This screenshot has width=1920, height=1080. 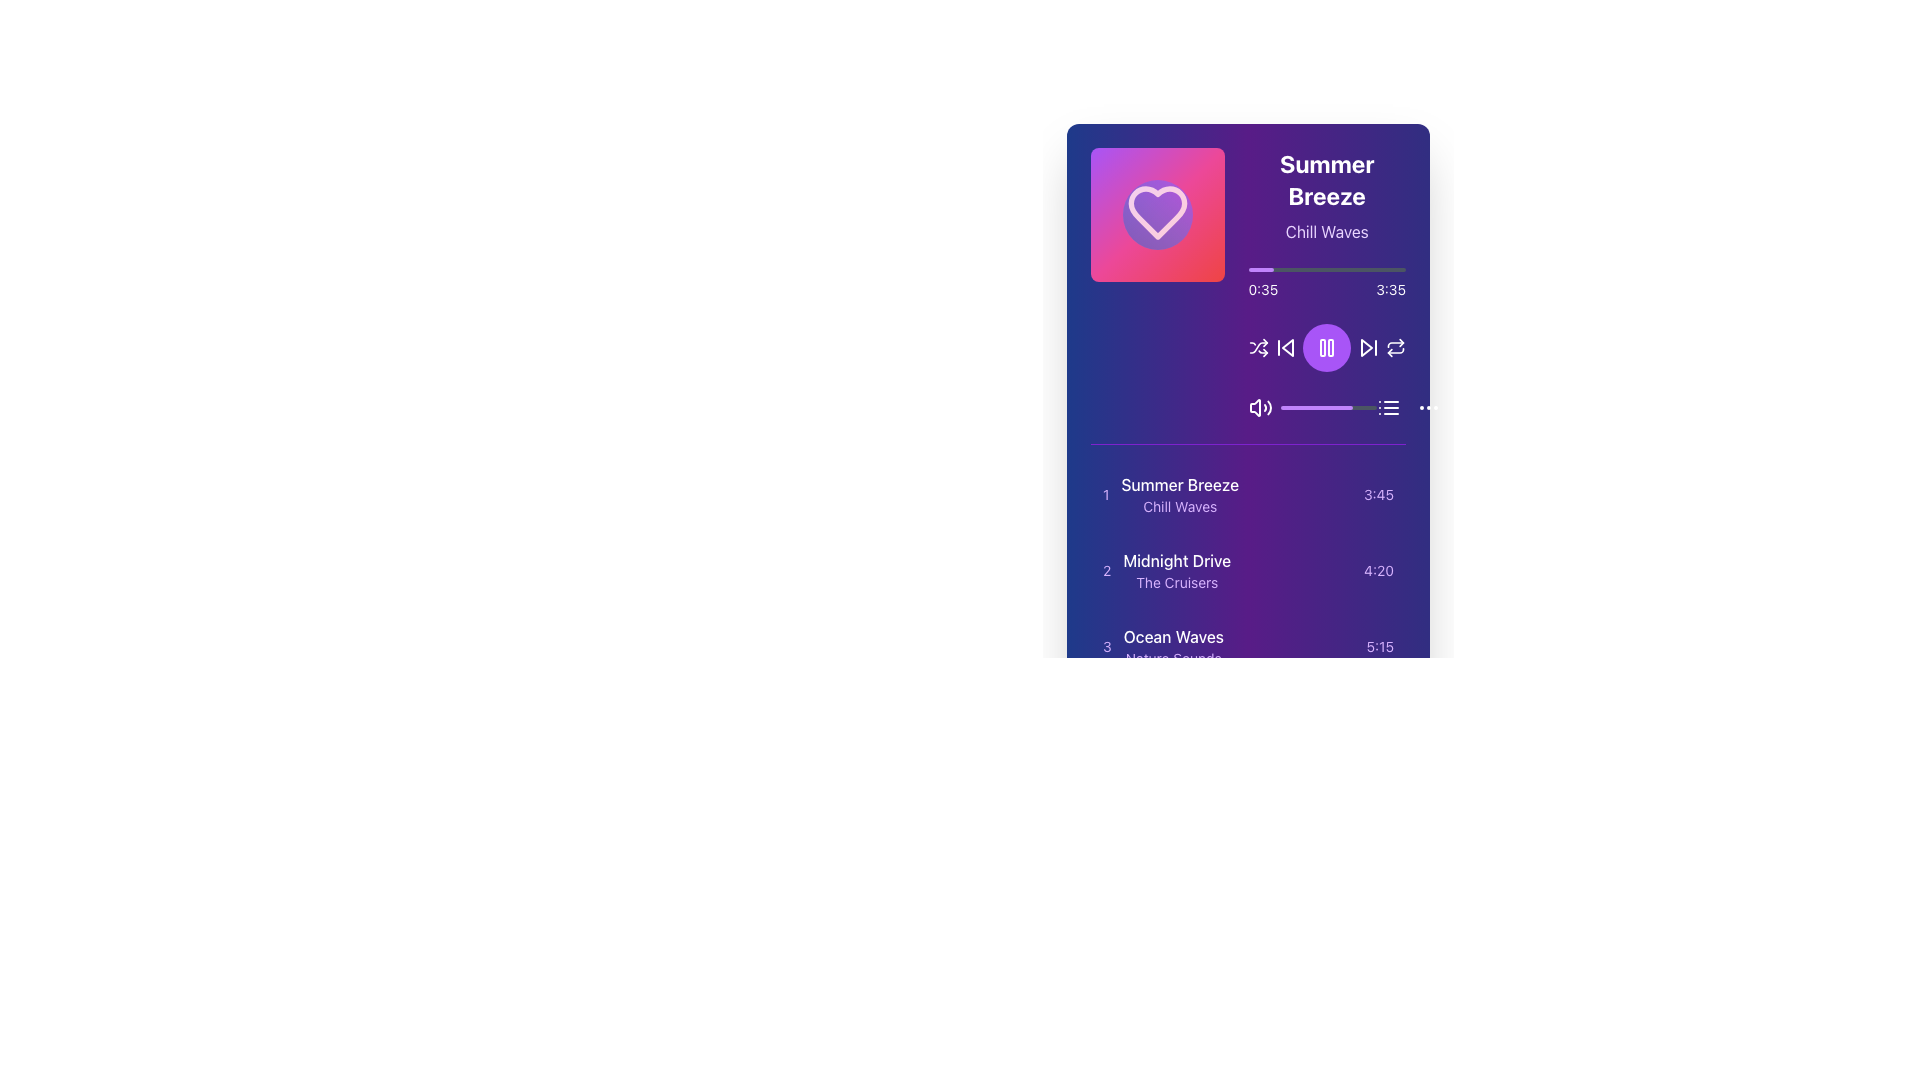 What do you see at coordinates (1177, 582) in the screenshot?
I see `the text label reading 'The Cruisers', which is styled in purple and positioned beneath 'Midnight Drive' within the second item of a vertical song list` at bounding box center [1177, 582].